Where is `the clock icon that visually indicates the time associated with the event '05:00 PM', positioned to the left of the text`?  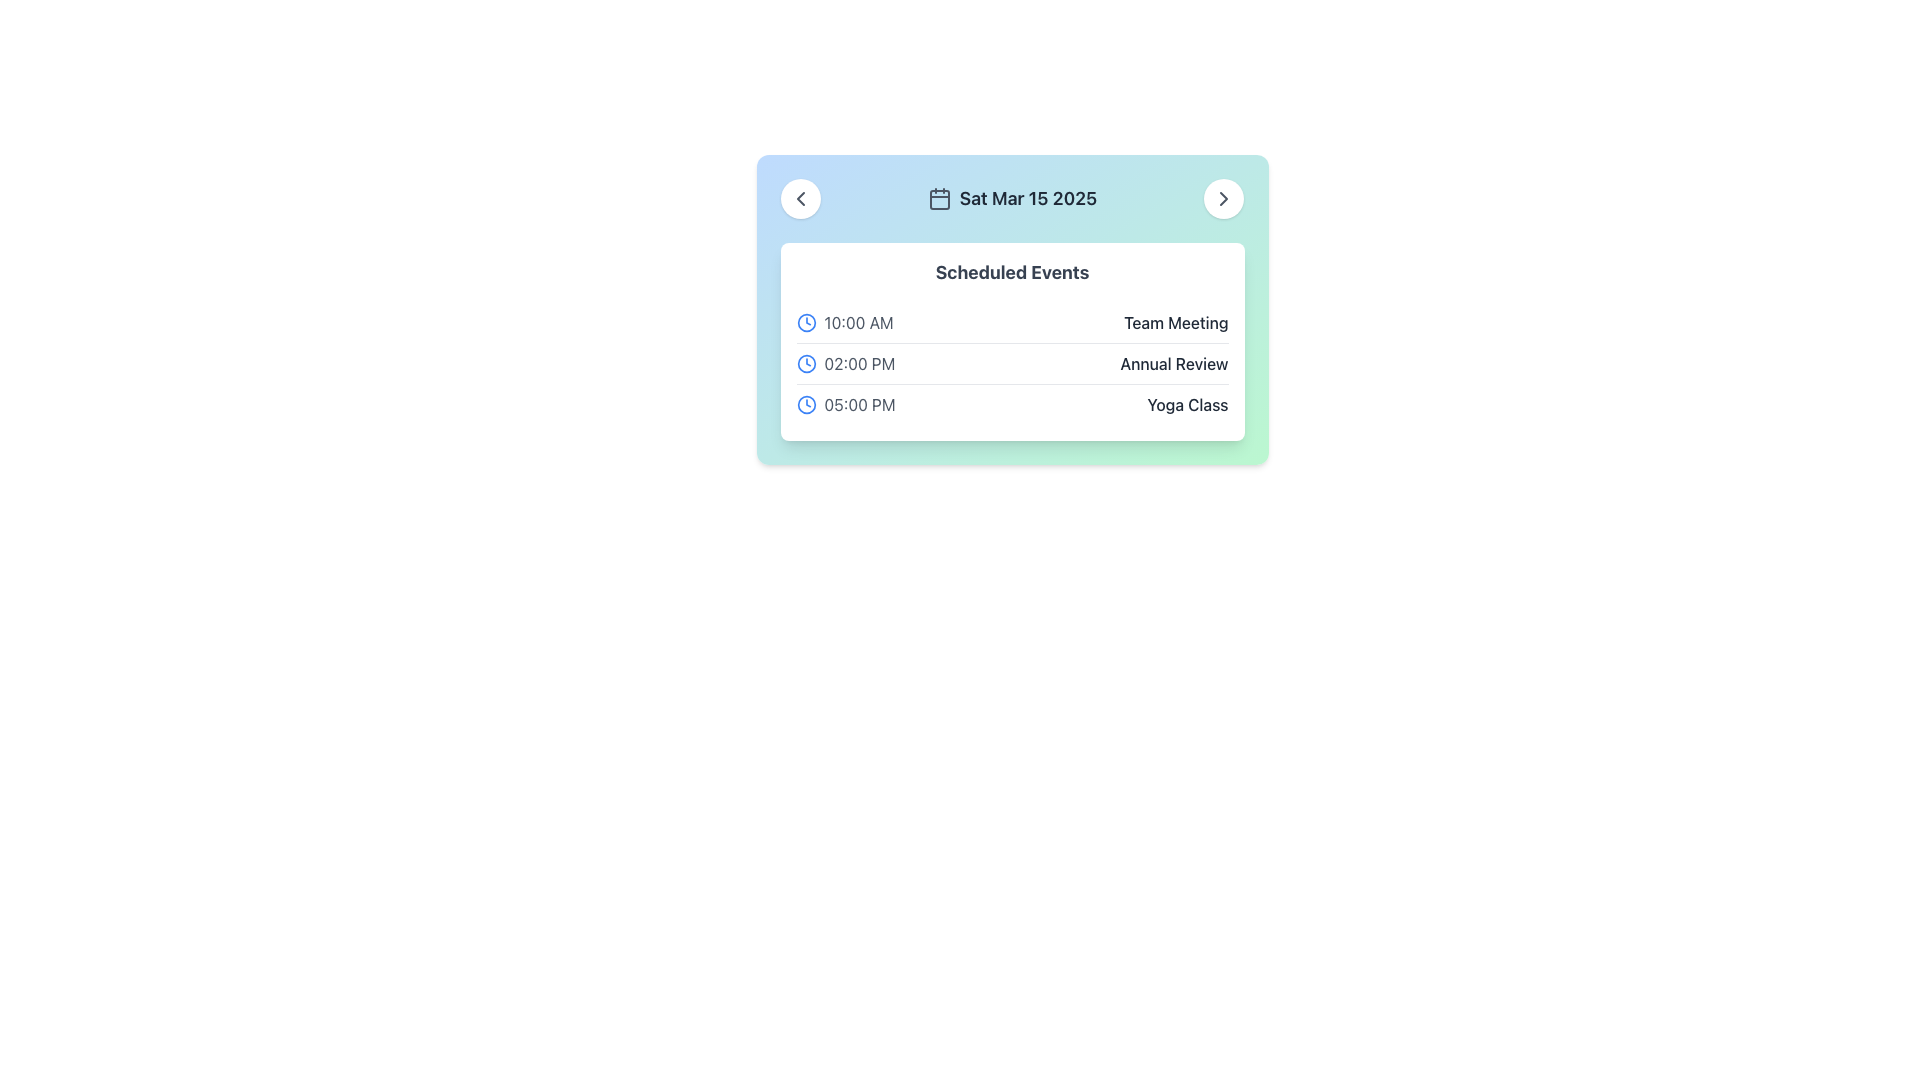
the clock icon that visually indicates the time associated with the event '05:00 PM', positioned to the left of the text is located at coordinates (806, 405).